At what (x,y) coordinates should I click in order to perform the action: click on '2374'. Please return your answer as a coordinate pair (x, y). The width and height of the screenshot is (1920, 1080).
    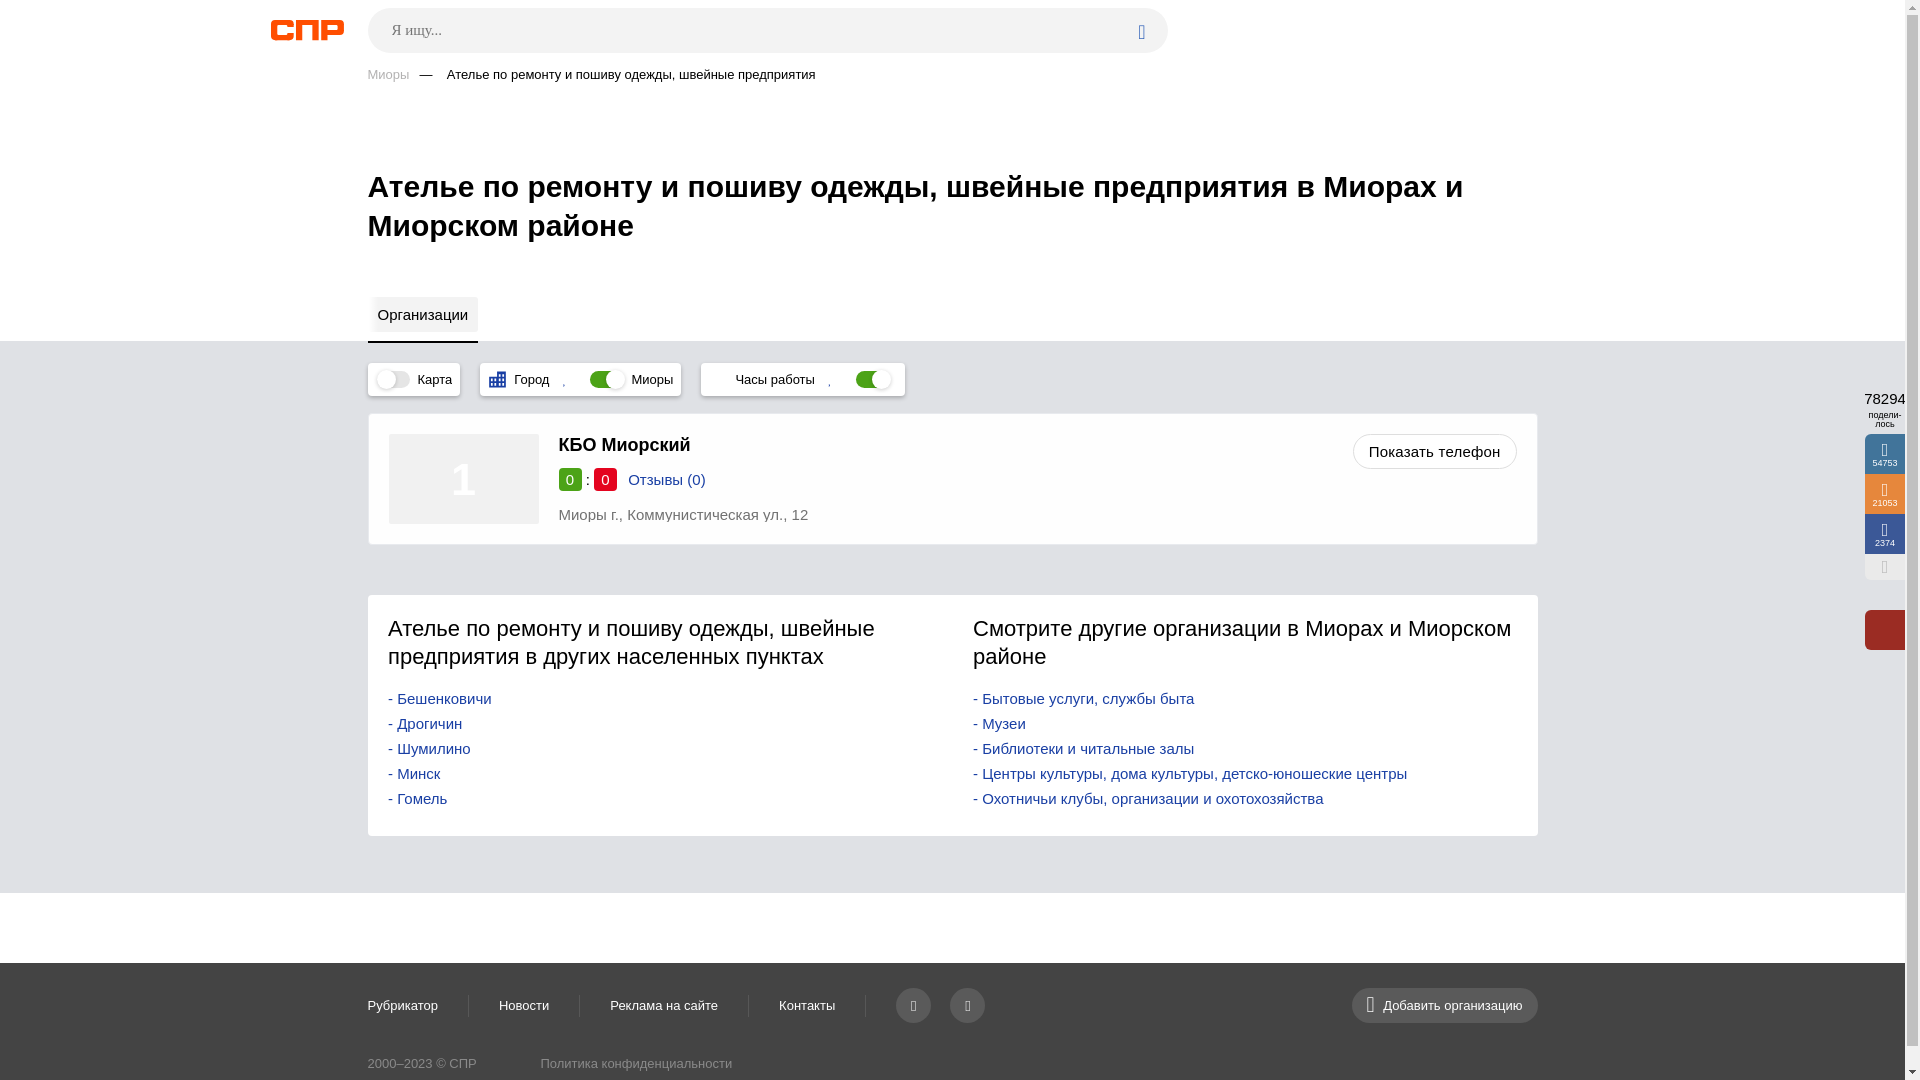
    Looking at the image, I should click on (1864, 532).